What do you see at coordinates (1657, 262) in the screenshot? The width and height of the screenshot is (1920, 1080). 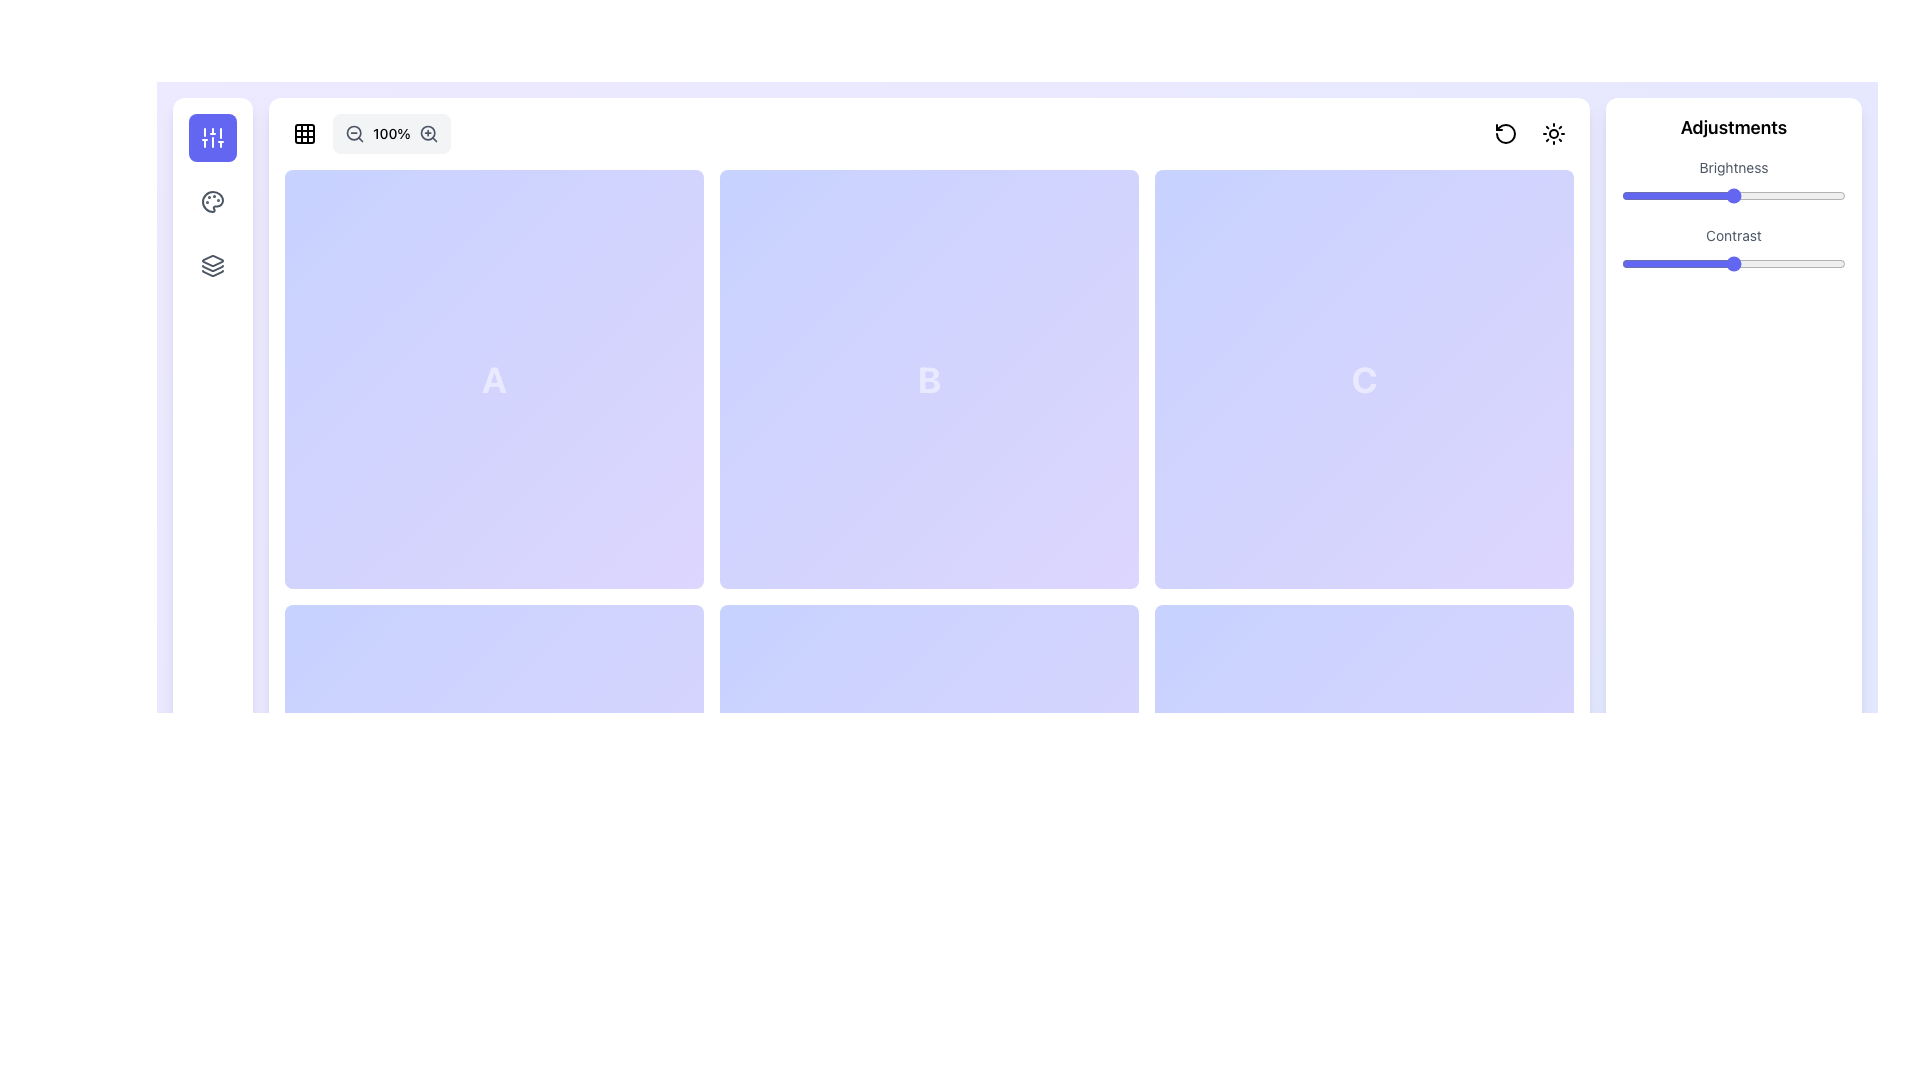 I see `the contrast` at bounding box center [1657, 262].